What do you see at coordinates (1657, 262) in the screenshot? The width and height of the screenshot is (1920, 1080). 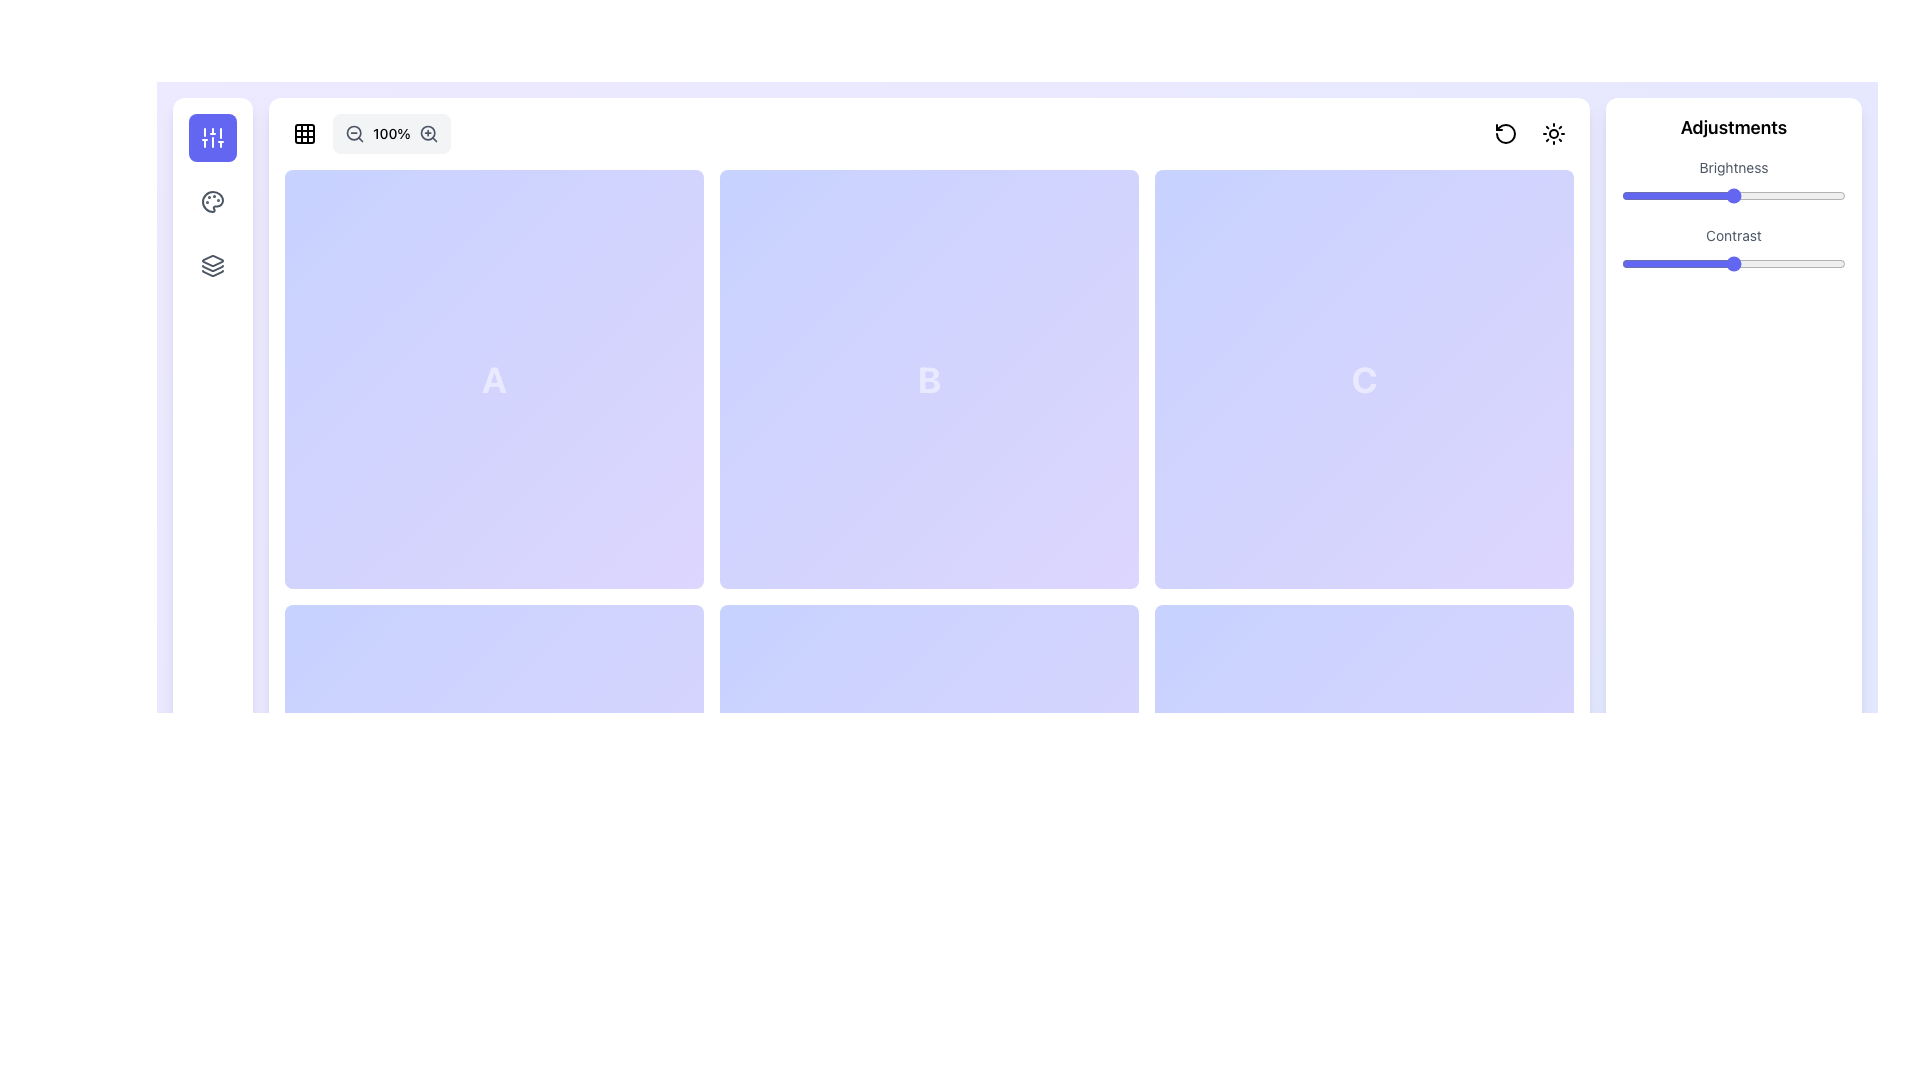 I see `the contrast` at bounding box center [1657, 262].